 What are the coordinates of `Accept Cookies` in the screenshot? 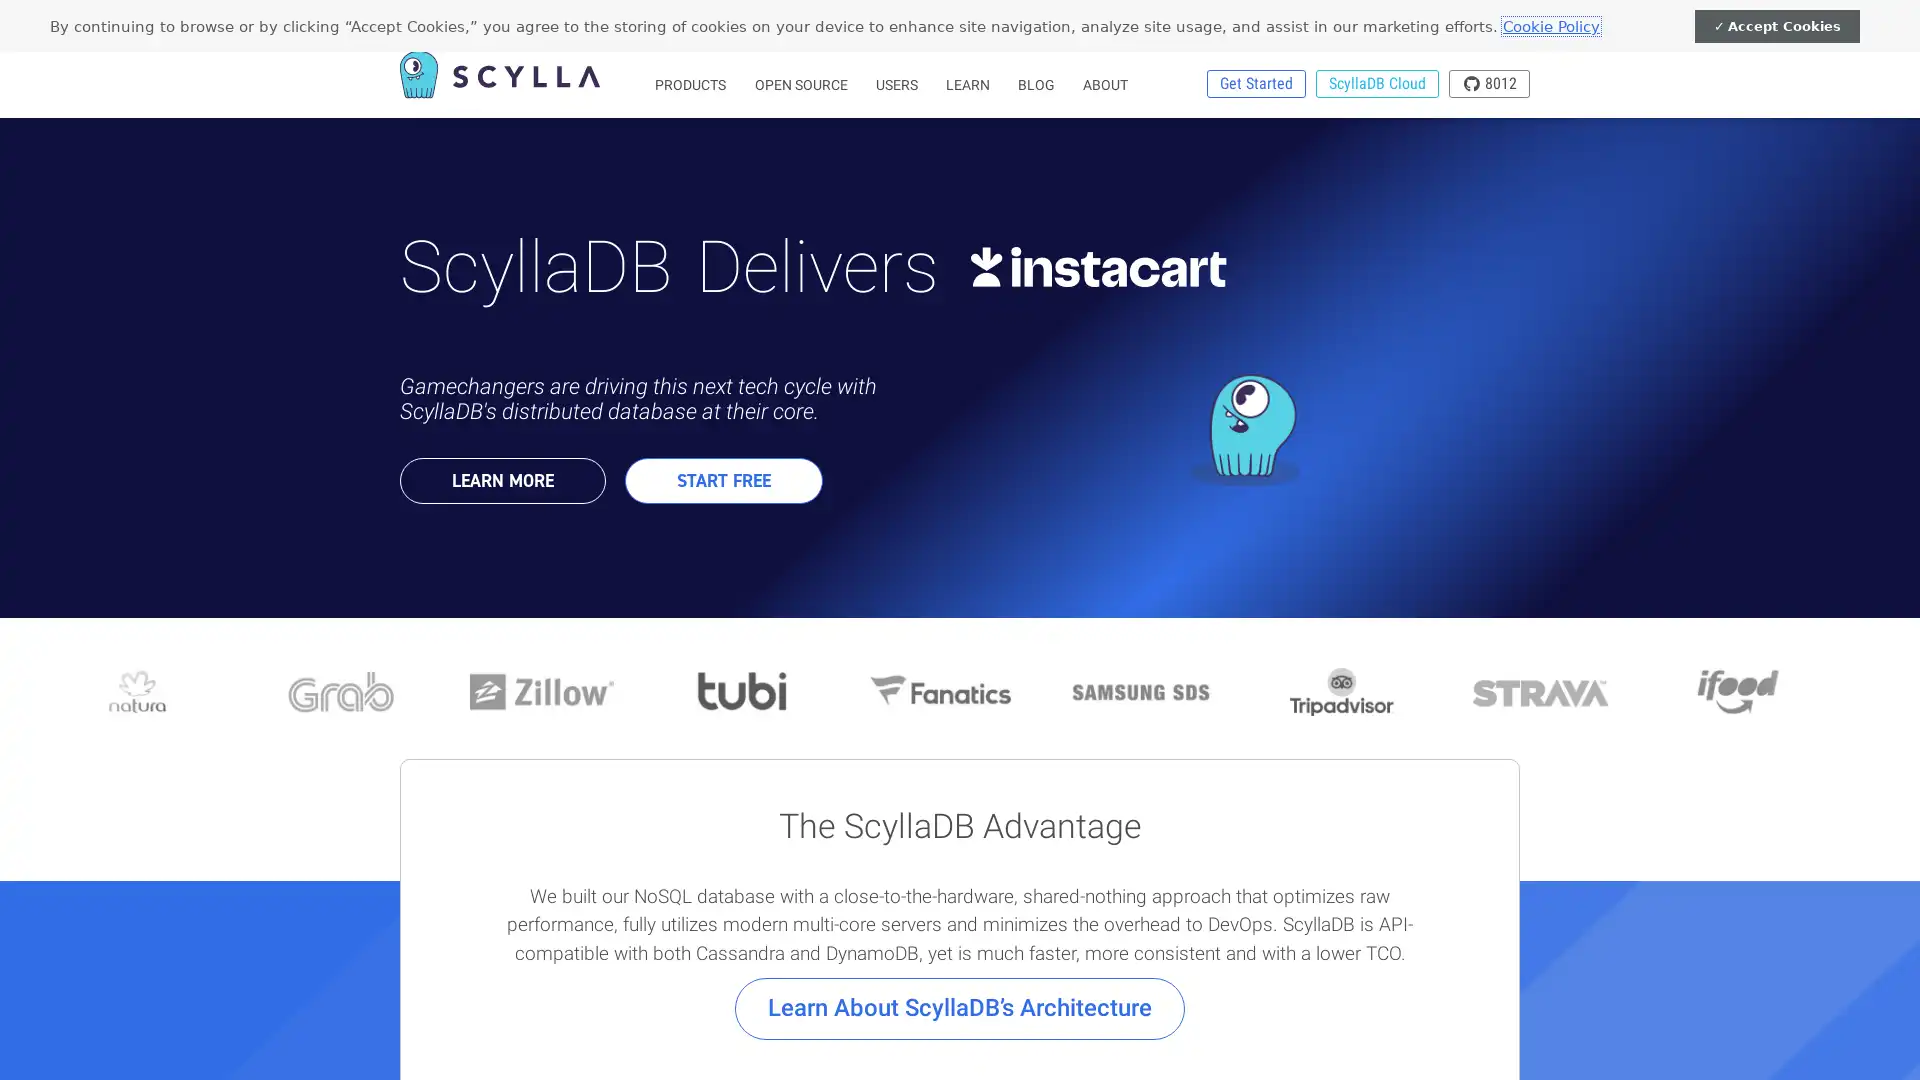 It's located at (1777, 26).